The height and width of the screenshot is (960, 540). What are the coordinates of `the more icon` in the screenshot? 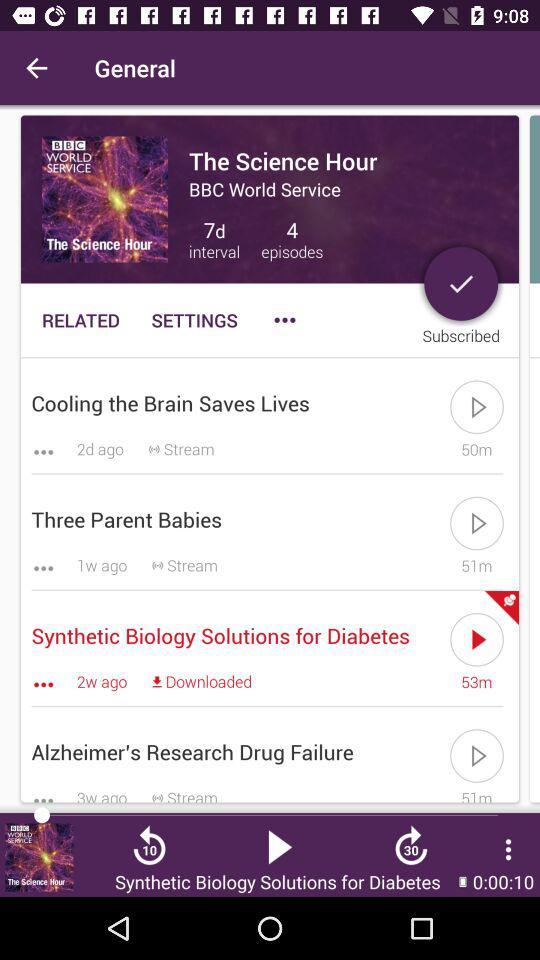 It's located at (508, 848).